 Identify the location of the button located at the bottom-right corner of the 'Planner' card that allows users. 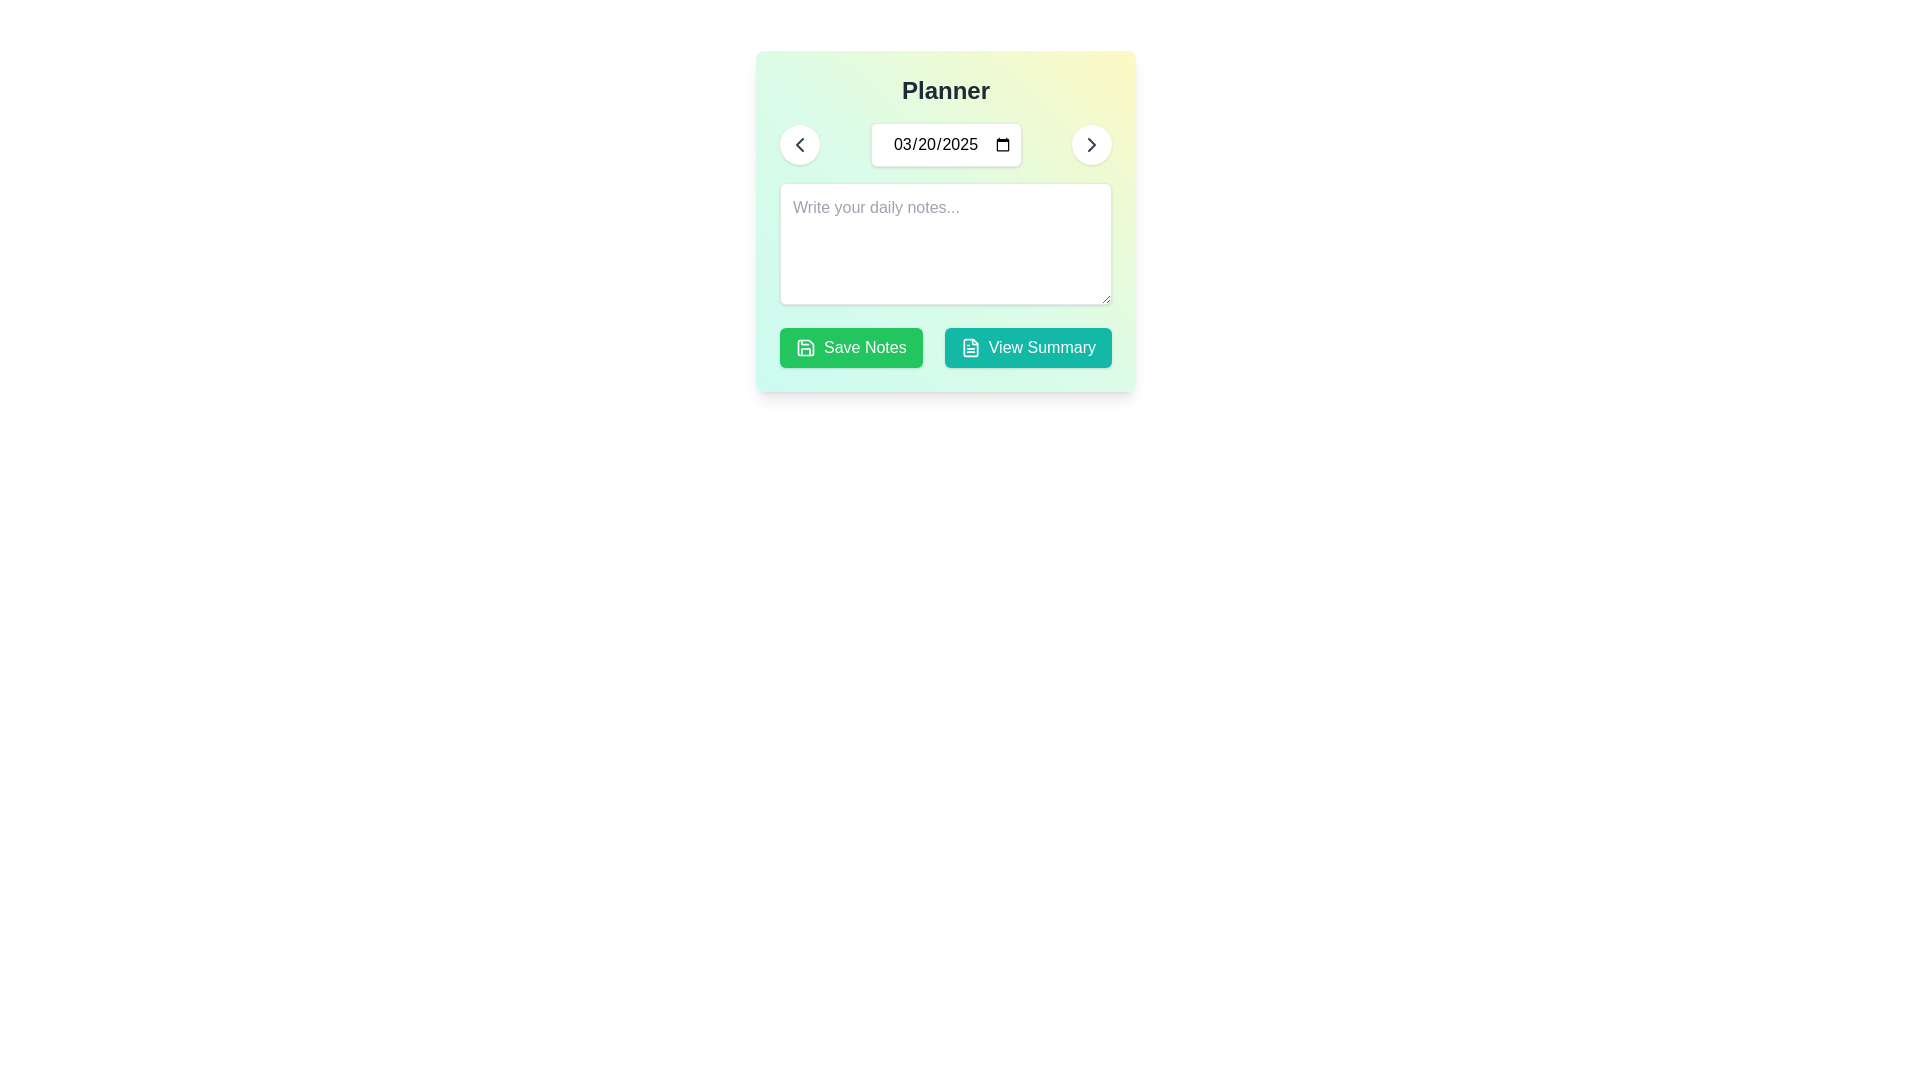
(1028, 346).